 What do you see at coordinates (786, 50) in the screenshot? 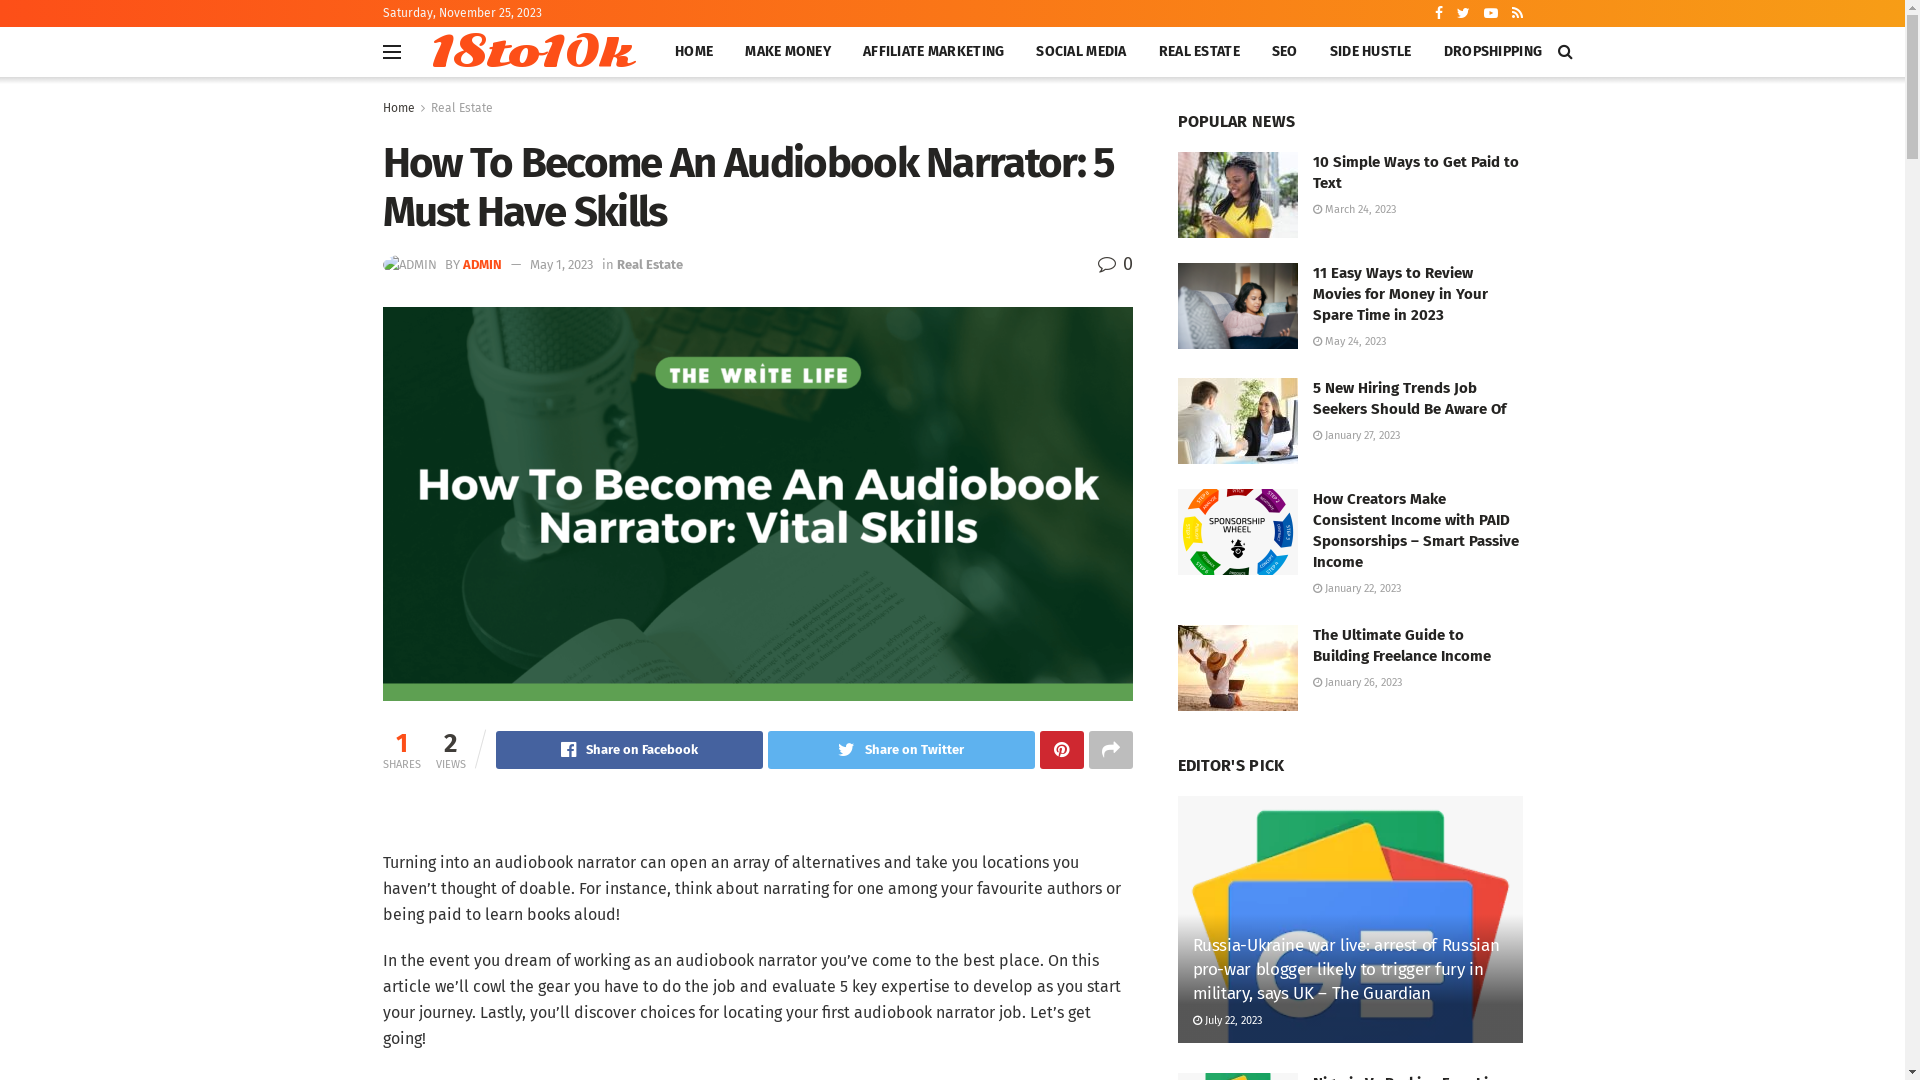
I see `'MAKE MONEY'` at bounding box center [786, 50].